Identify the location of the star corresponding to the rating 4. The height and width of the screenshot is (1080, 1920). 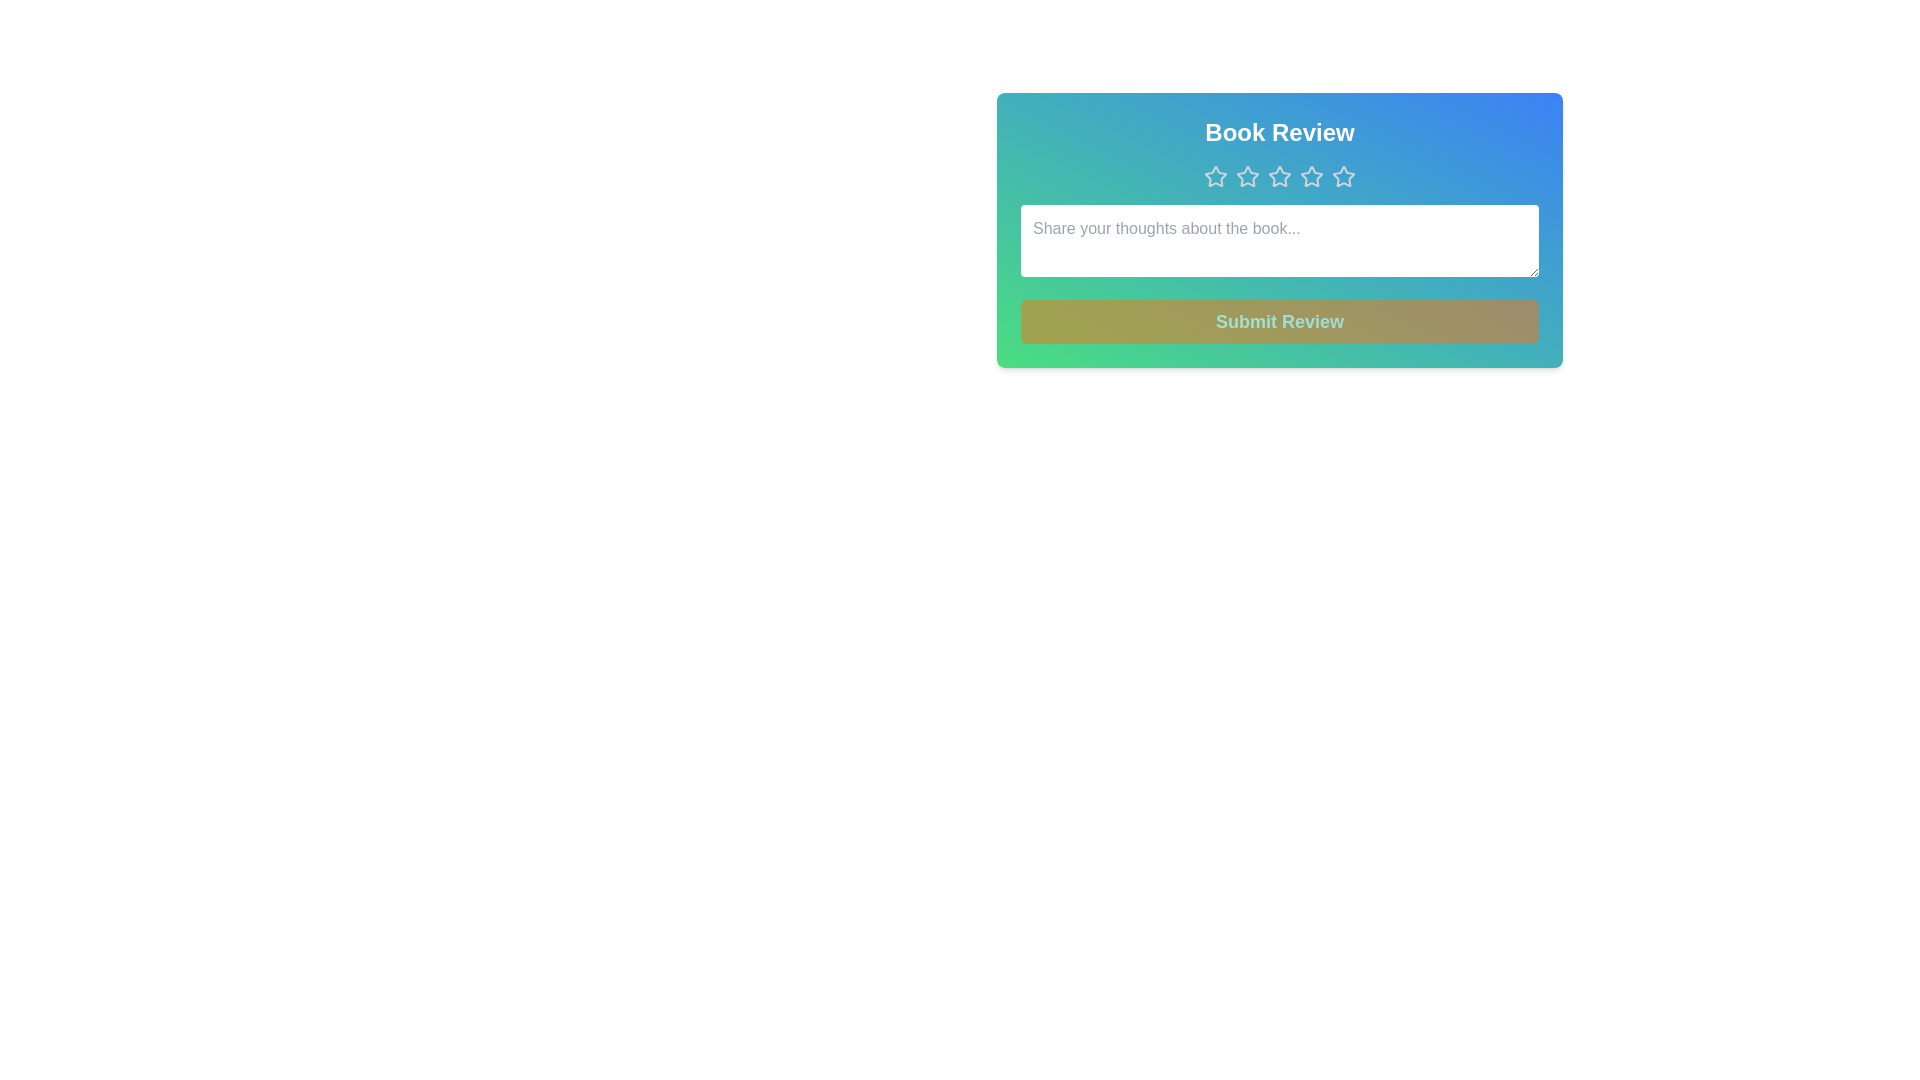
(1311, 176).